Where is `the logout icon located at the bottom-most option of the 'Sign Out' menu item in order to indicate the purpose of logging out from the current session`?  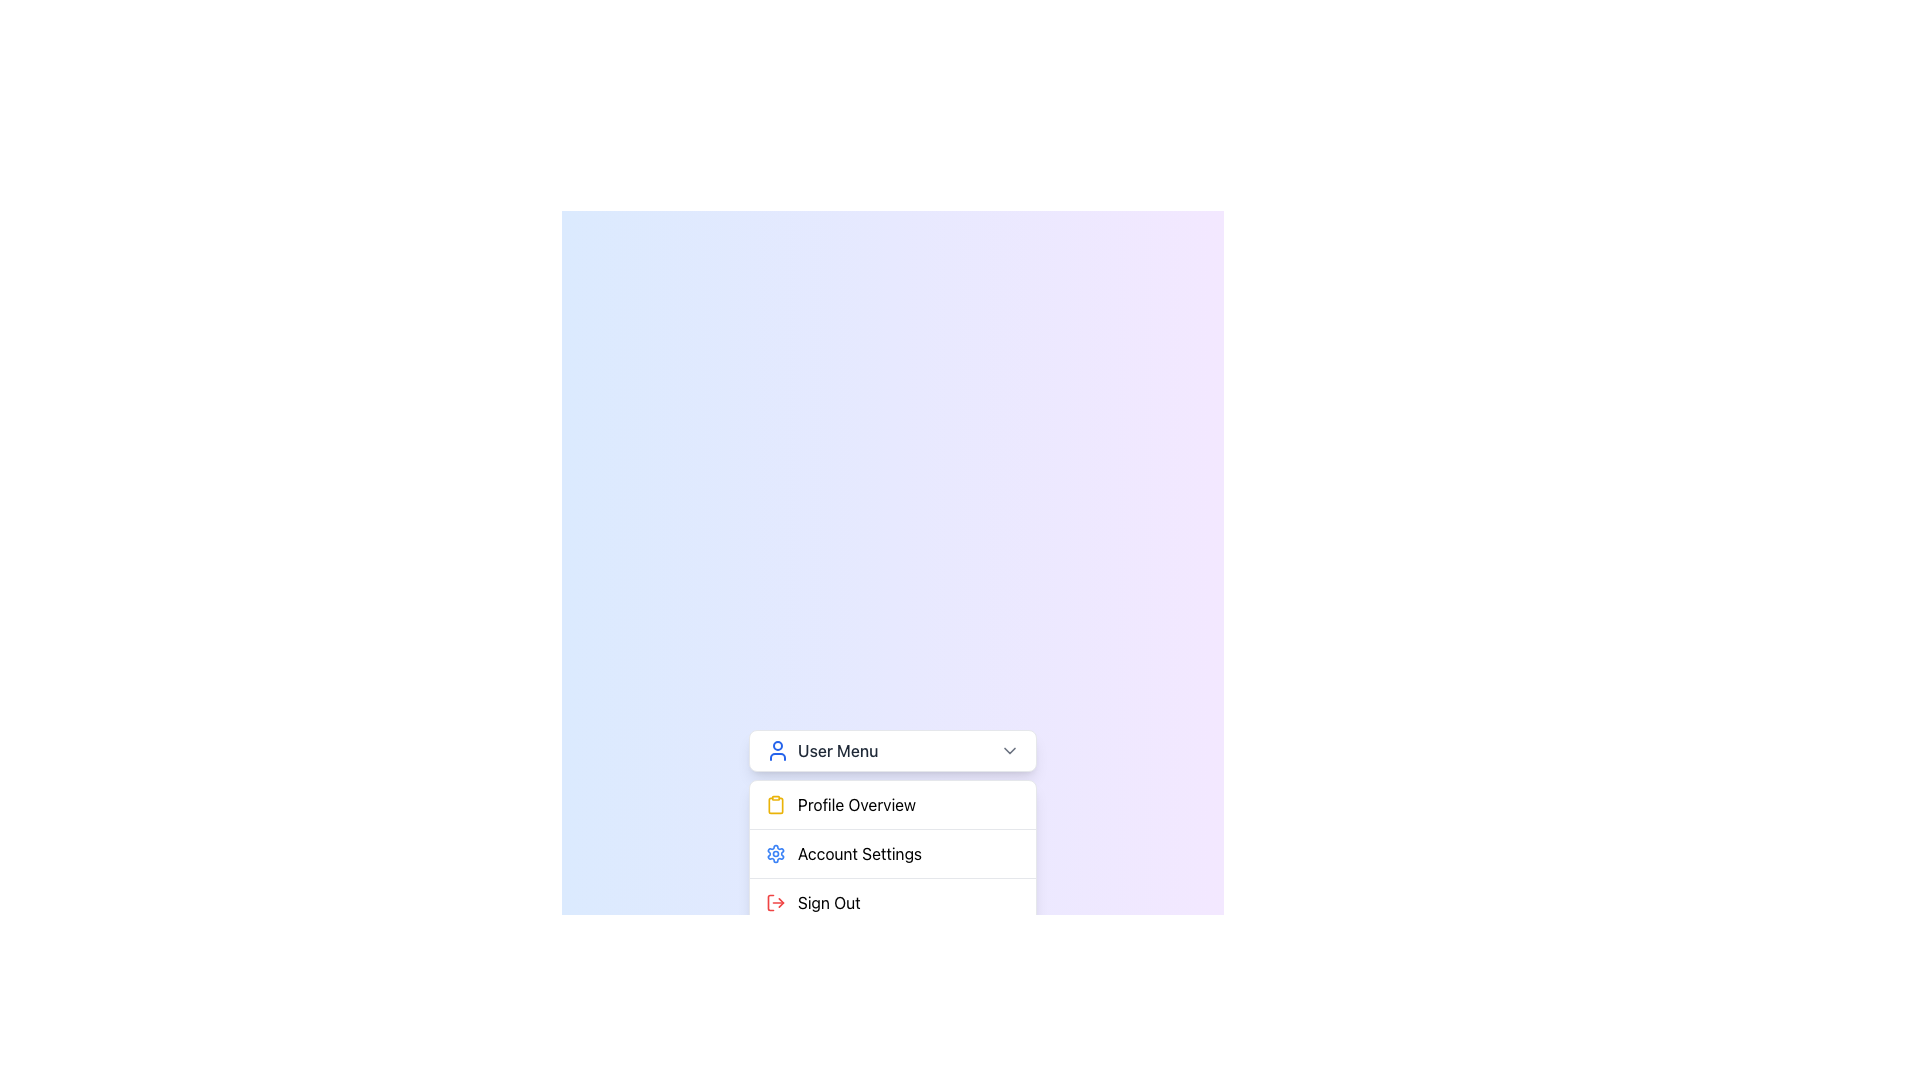 the logout icon located at the bottom-most option of the 'Sign Out' menu item in order to indicate the purpose of logging out from the current session is located at coordinates (775, 902).